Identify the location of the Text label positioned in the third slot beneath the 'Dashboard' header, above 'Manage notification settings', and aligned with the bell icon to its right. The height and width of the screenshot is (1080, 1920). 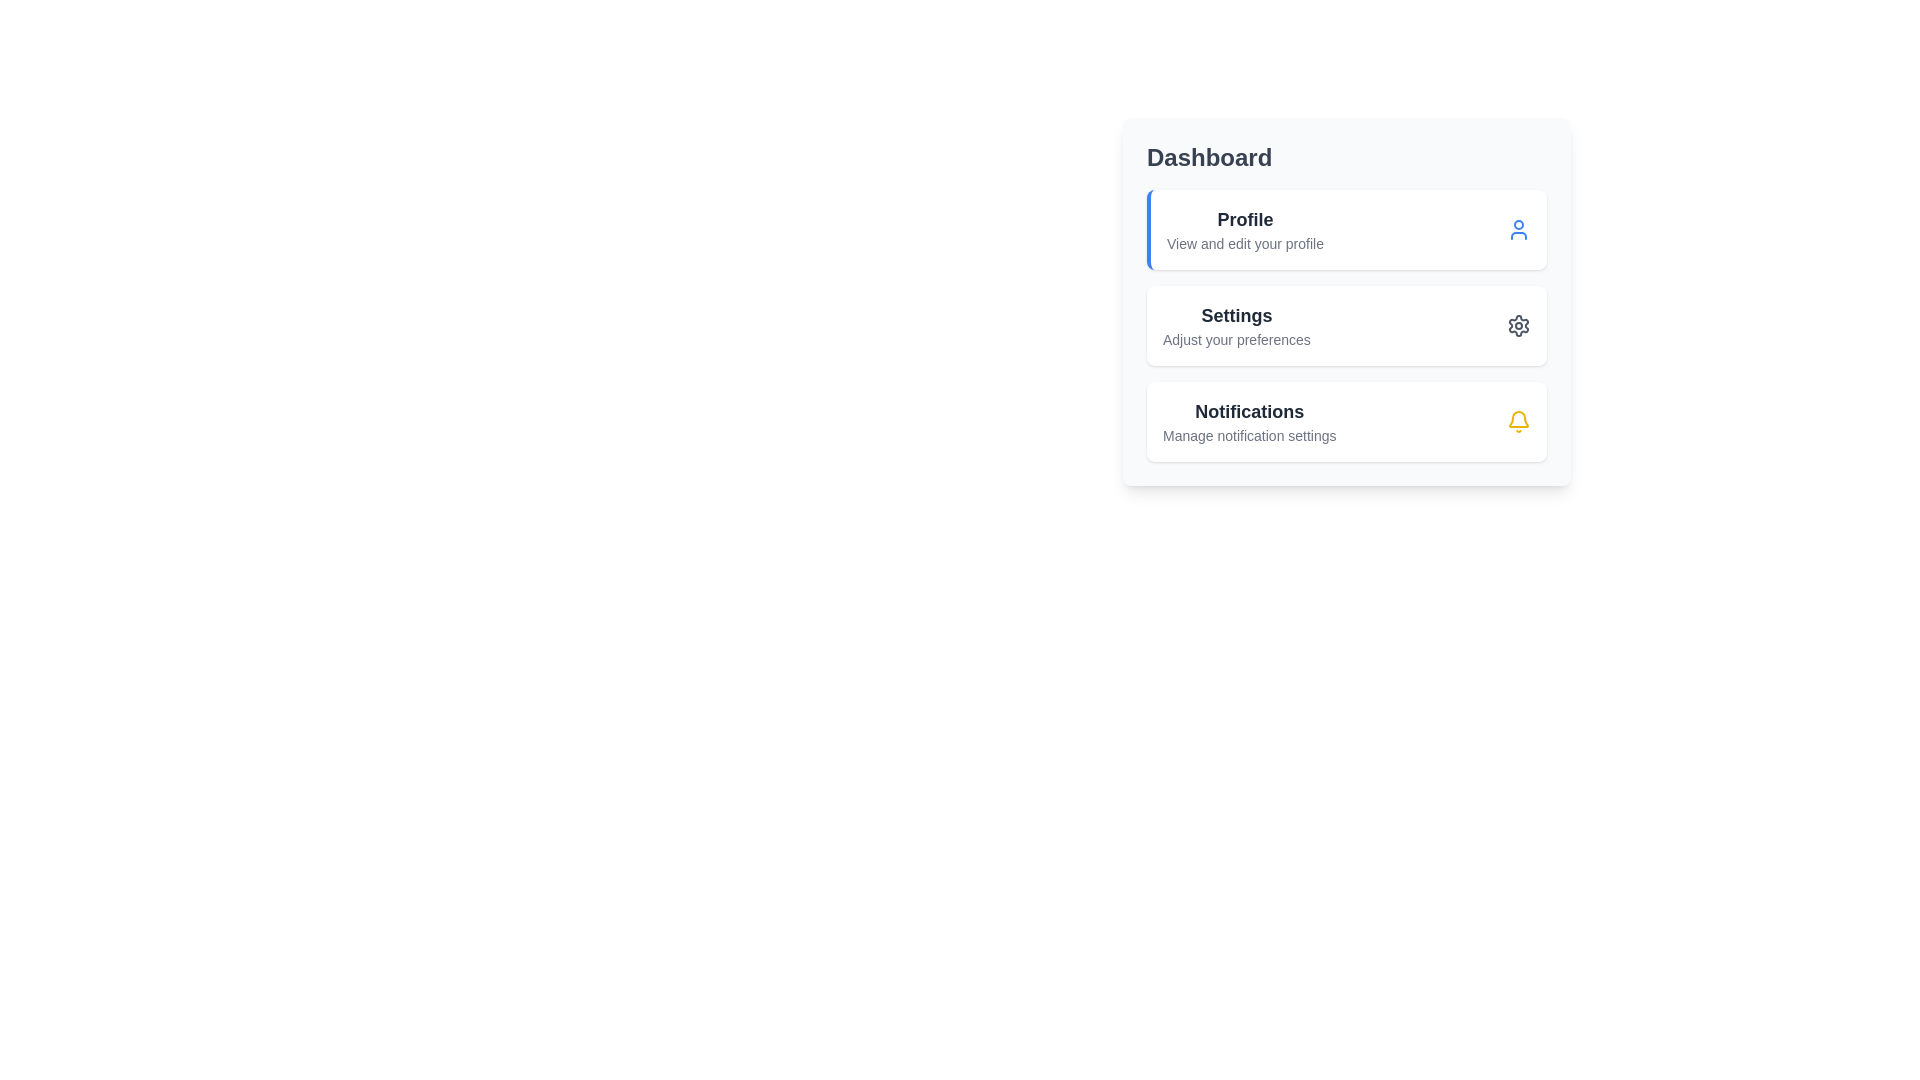
(1248, 411).